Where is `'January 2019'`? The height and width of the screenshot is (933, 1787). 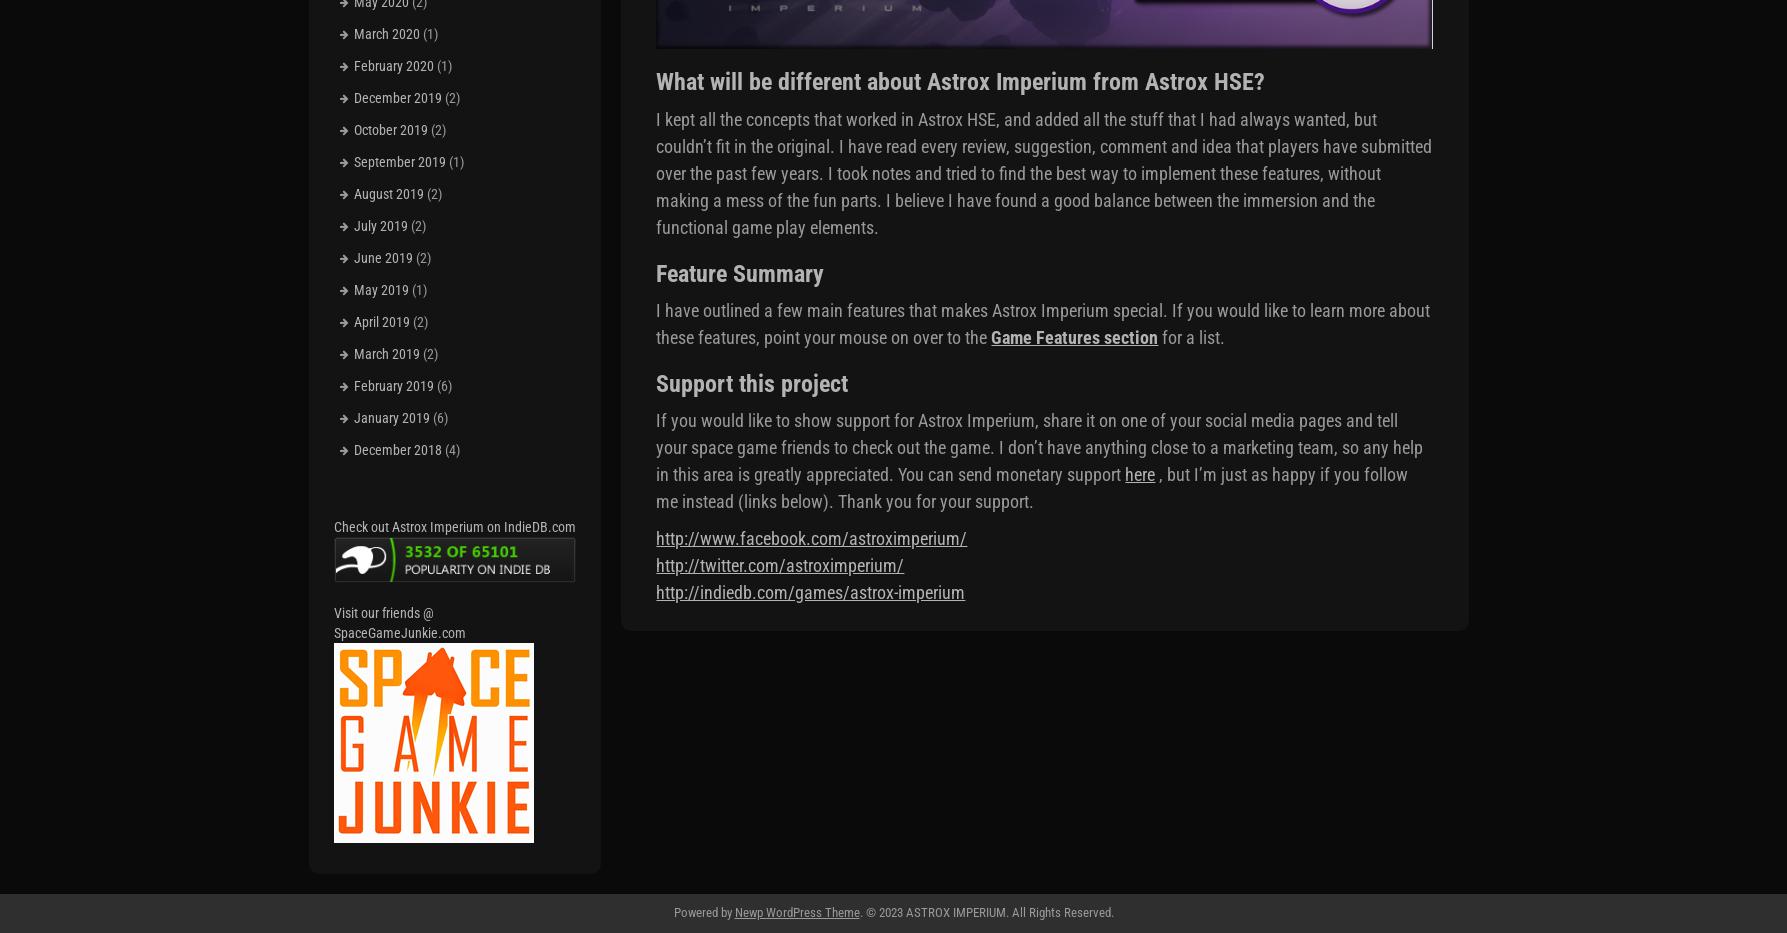
'January 2019' is located at coordinates (390, 415).